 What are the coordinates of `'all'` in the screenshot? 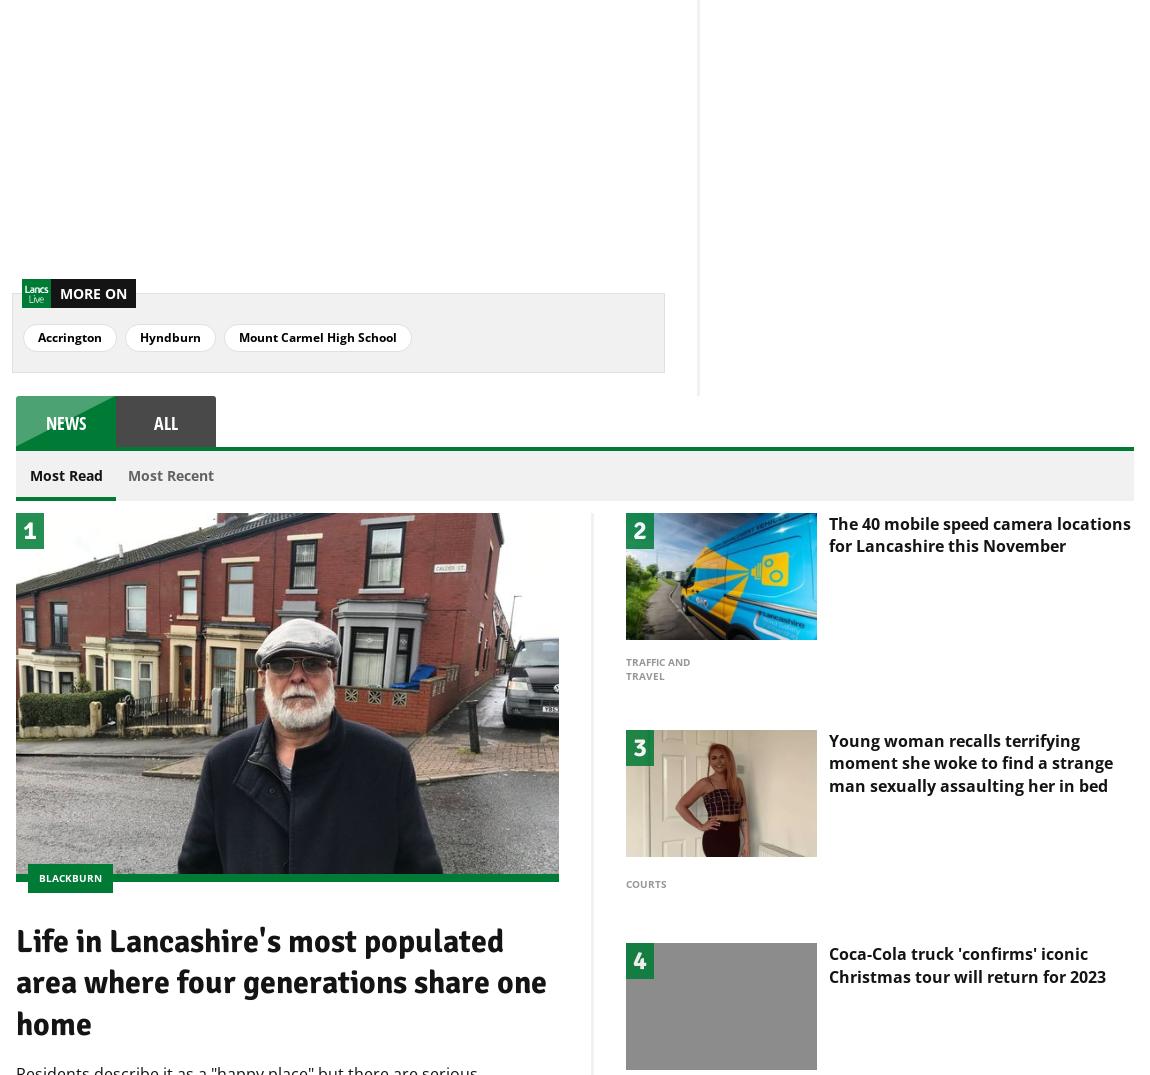 It's located at (164, 389).